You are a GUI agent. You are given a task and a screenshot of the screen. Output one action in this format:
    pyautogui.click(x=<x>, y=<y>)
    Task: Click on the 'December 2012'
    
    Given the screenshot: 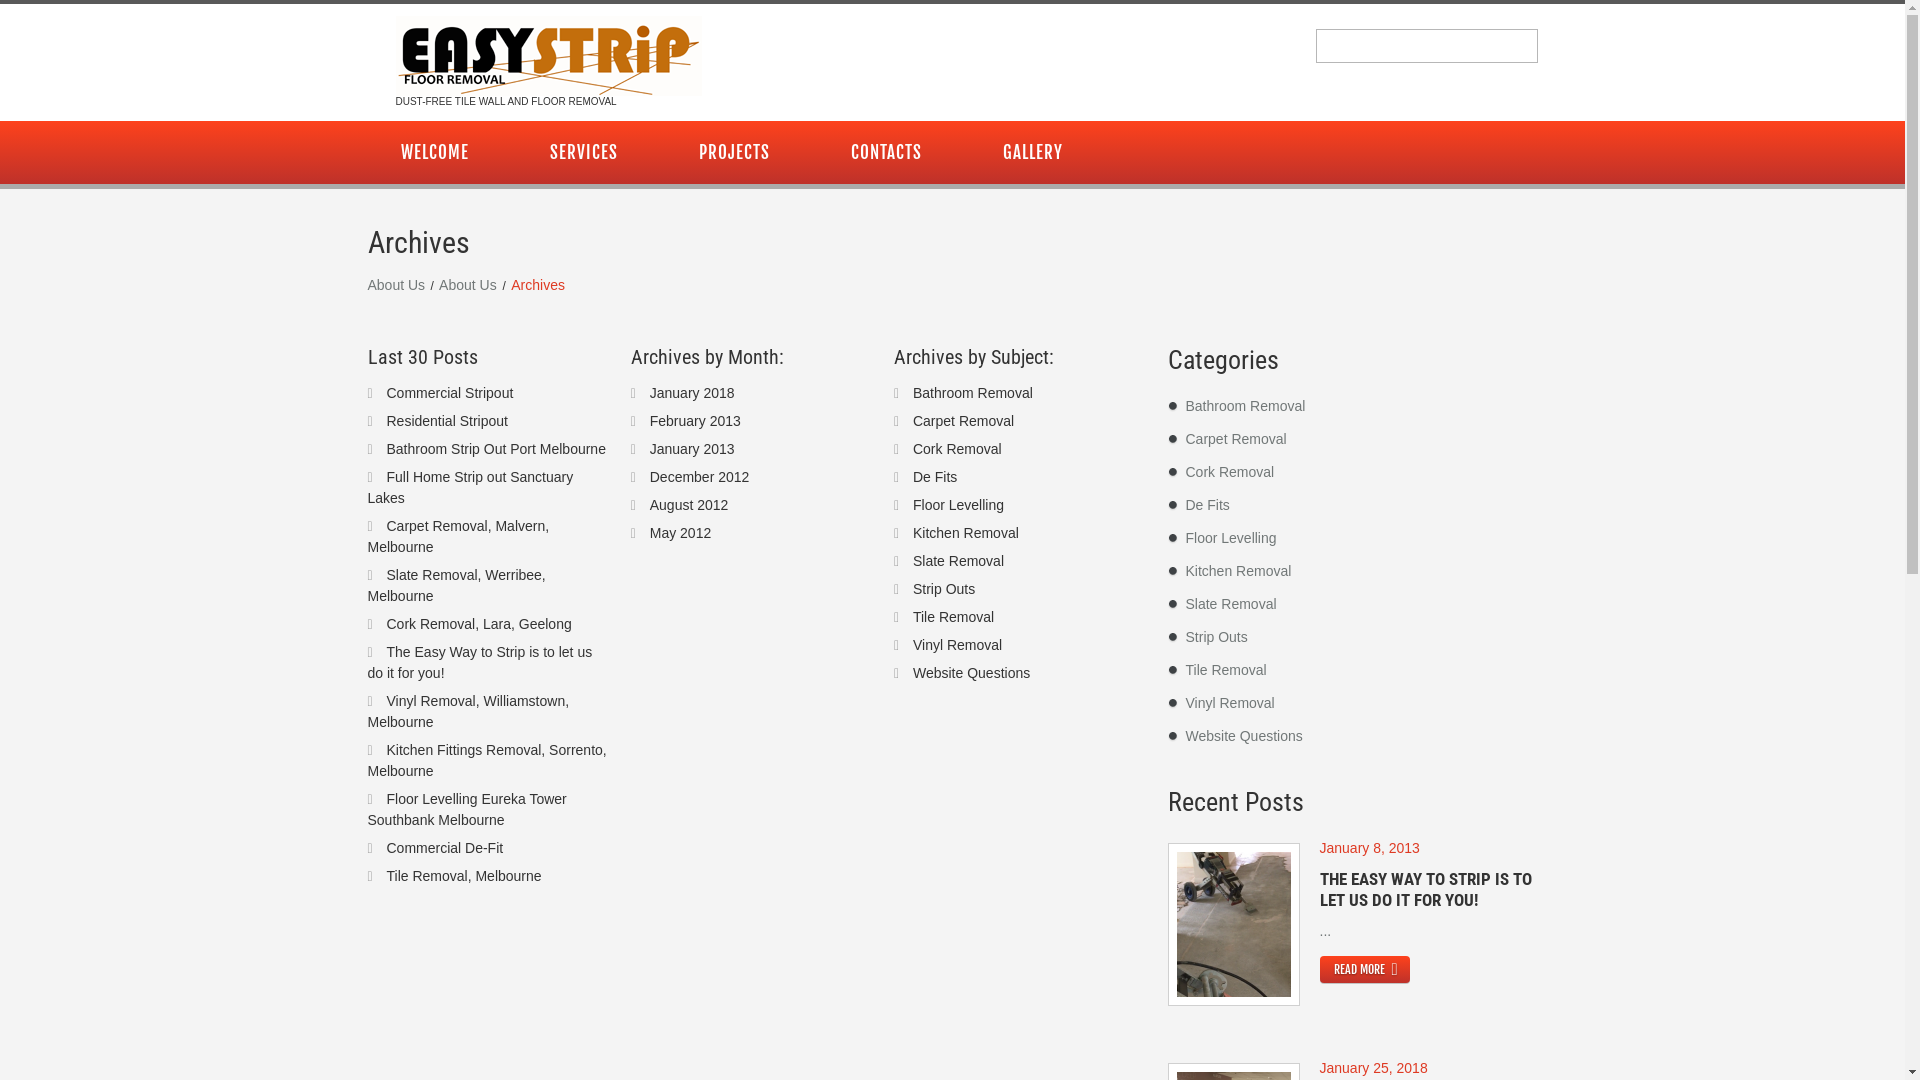 What is the action you would take?
    pyautogui.click(x=700, y=475)
    